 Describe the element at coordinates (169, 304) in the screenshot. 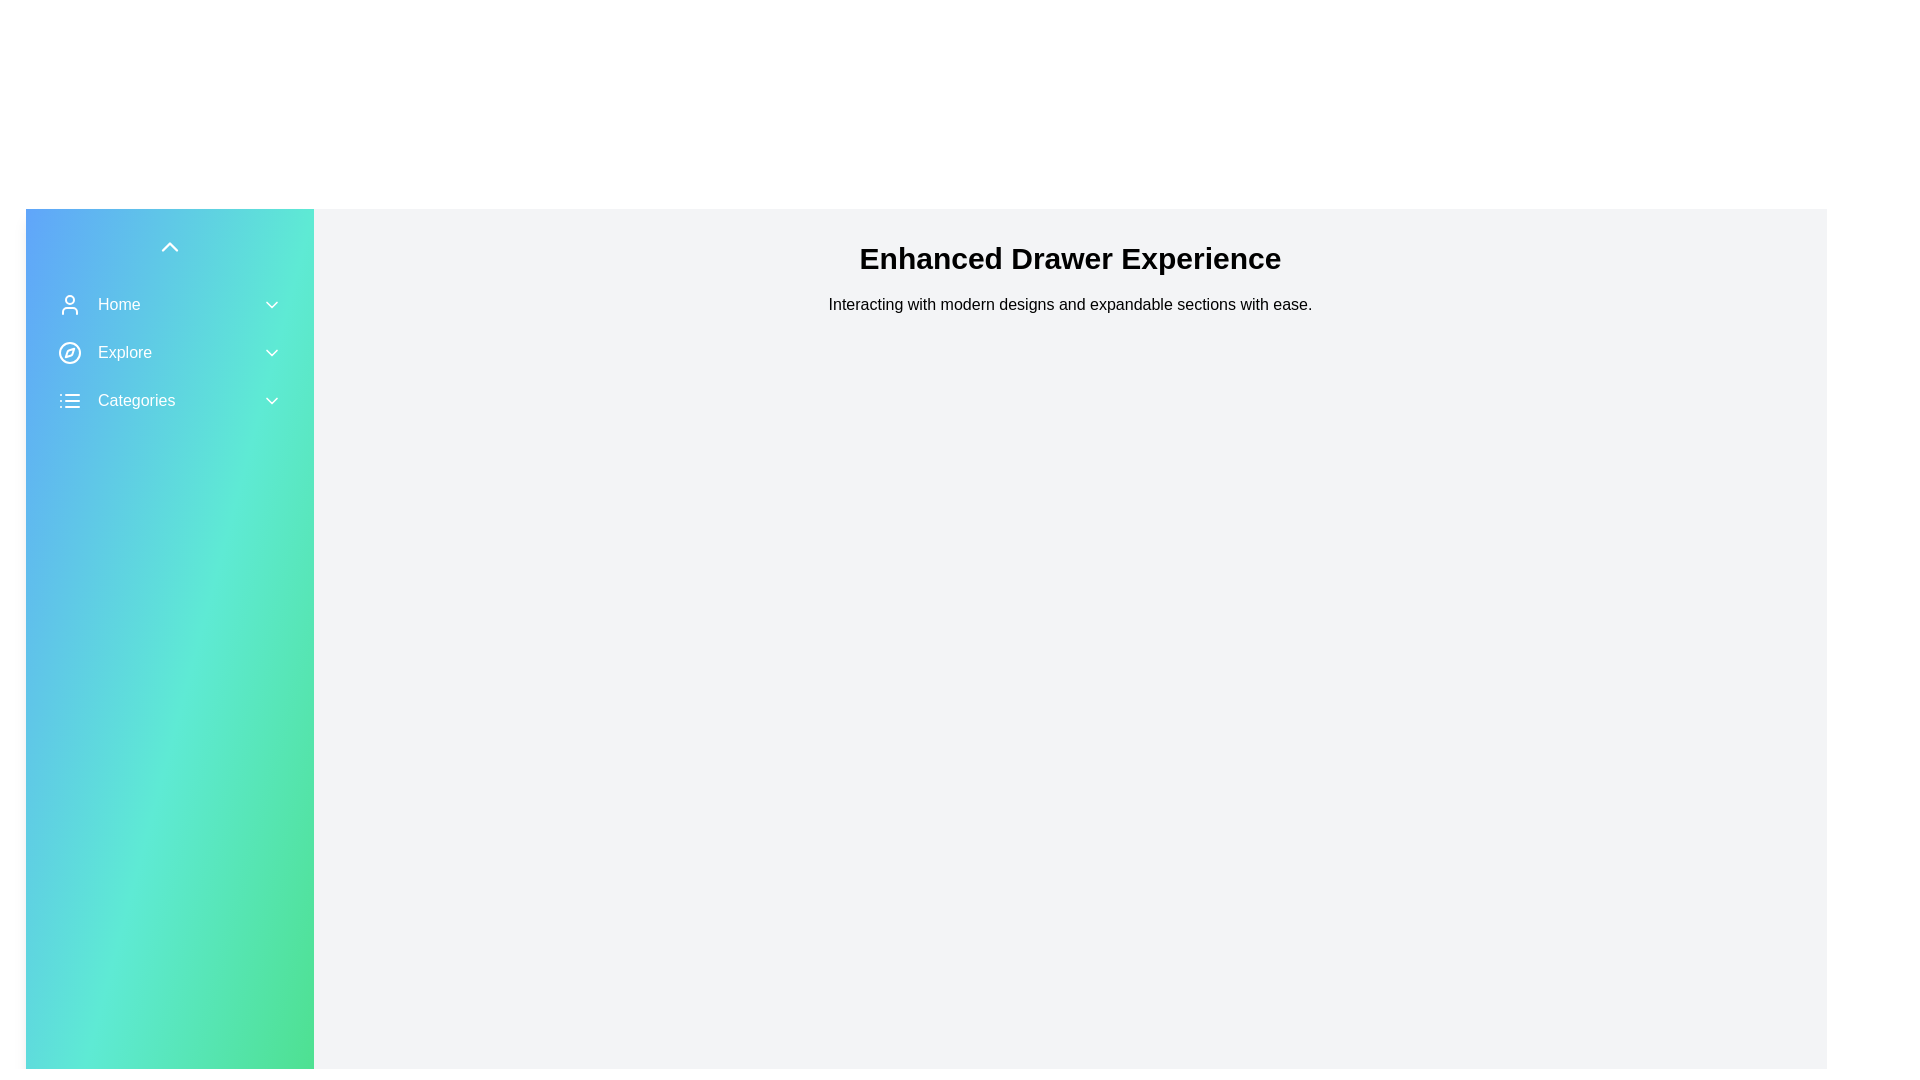

I see `the 'Home' menu item to toggle its expanded or collapsed state` at that location.